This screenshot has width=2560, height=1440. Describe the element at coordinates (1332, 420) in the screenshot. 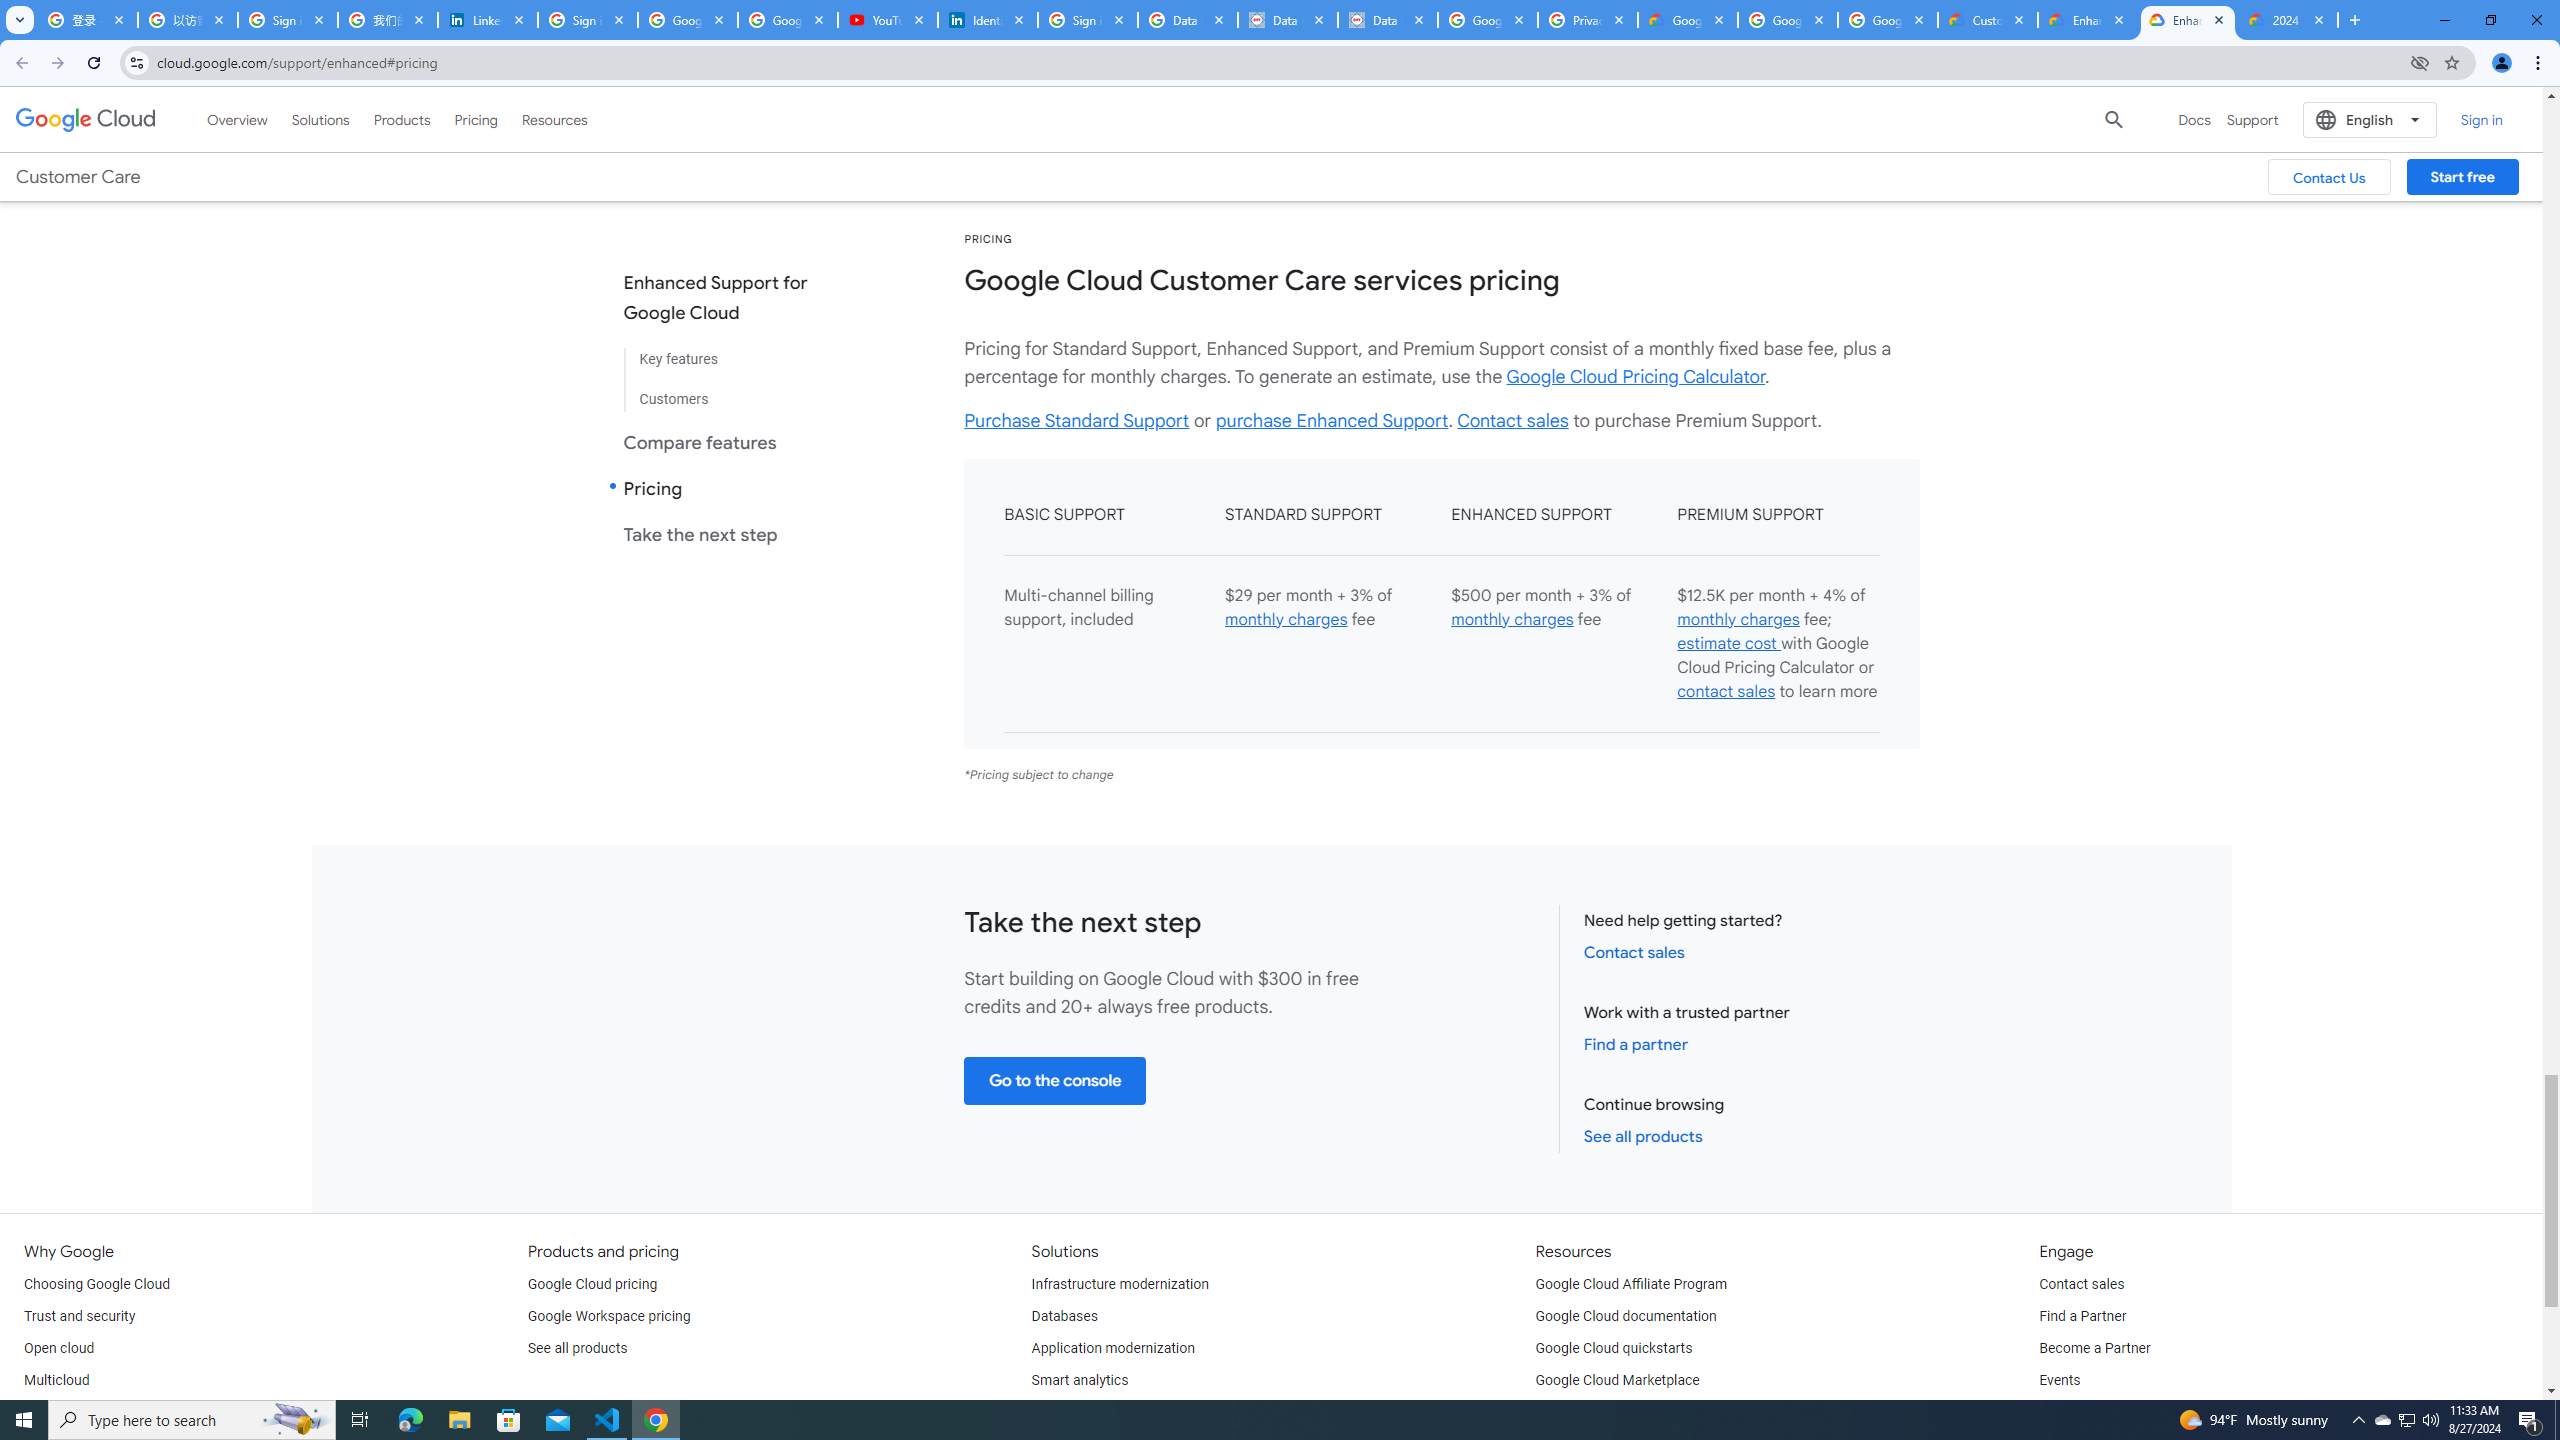

I see `'purchase Enhanced Support'` at that location.